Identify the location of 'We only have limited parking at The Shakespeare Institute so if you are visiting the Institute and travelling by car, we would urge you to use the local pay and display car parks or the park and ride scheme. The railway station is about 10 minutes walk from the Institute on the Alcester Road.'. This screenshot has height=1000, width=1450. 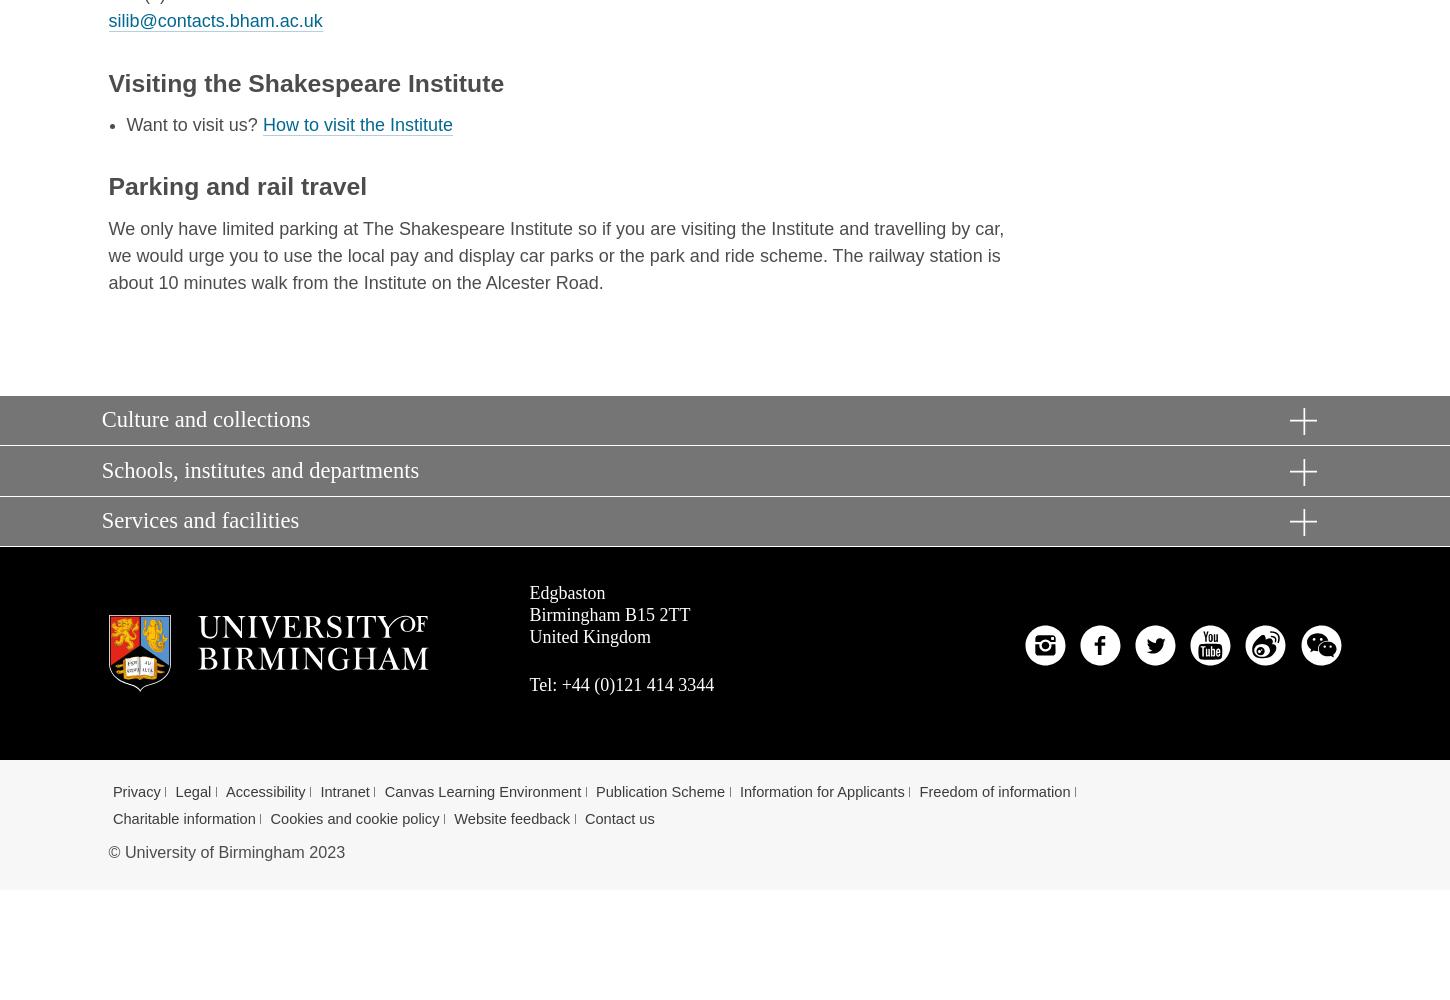
(555, 255).